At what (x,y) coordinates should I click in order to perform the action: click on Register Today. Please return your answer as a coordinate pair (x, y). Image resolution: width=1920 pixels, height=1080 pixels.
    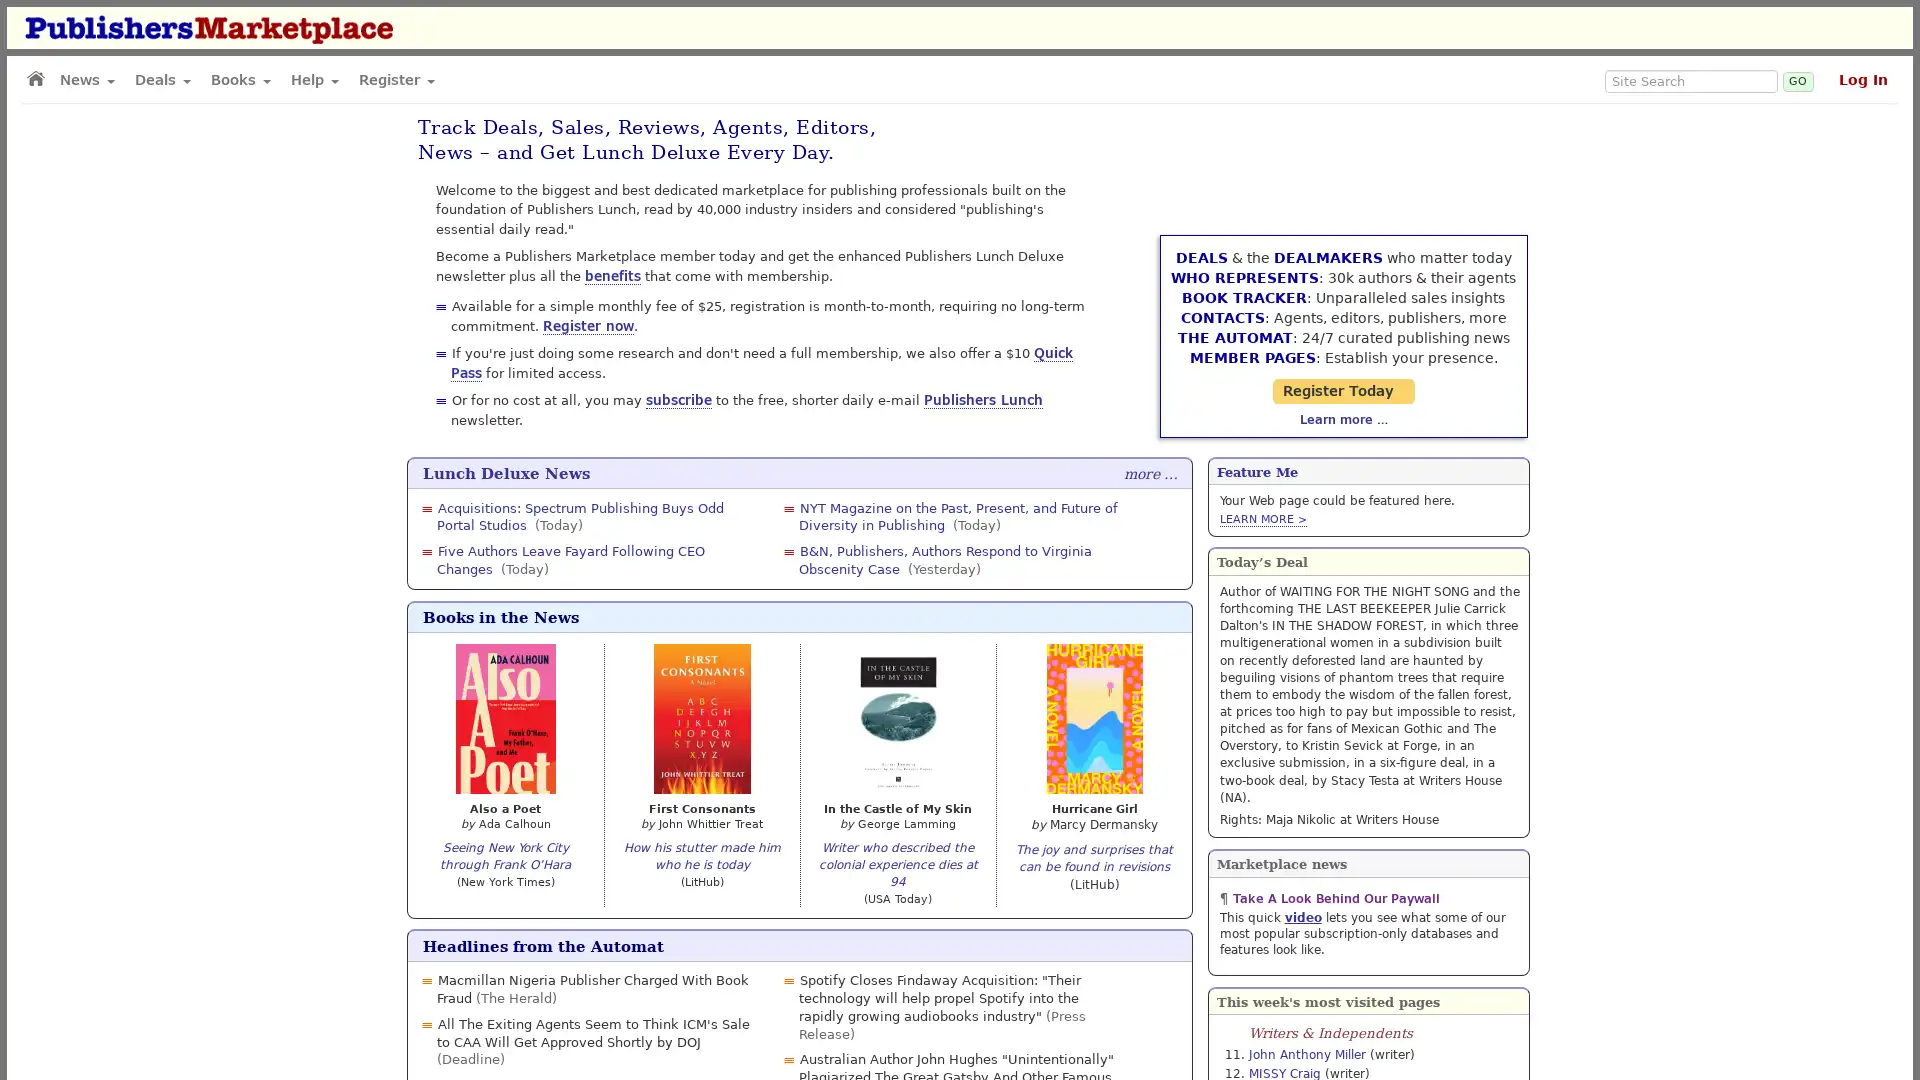
    Looking at the image, I should click on (1367, 350).